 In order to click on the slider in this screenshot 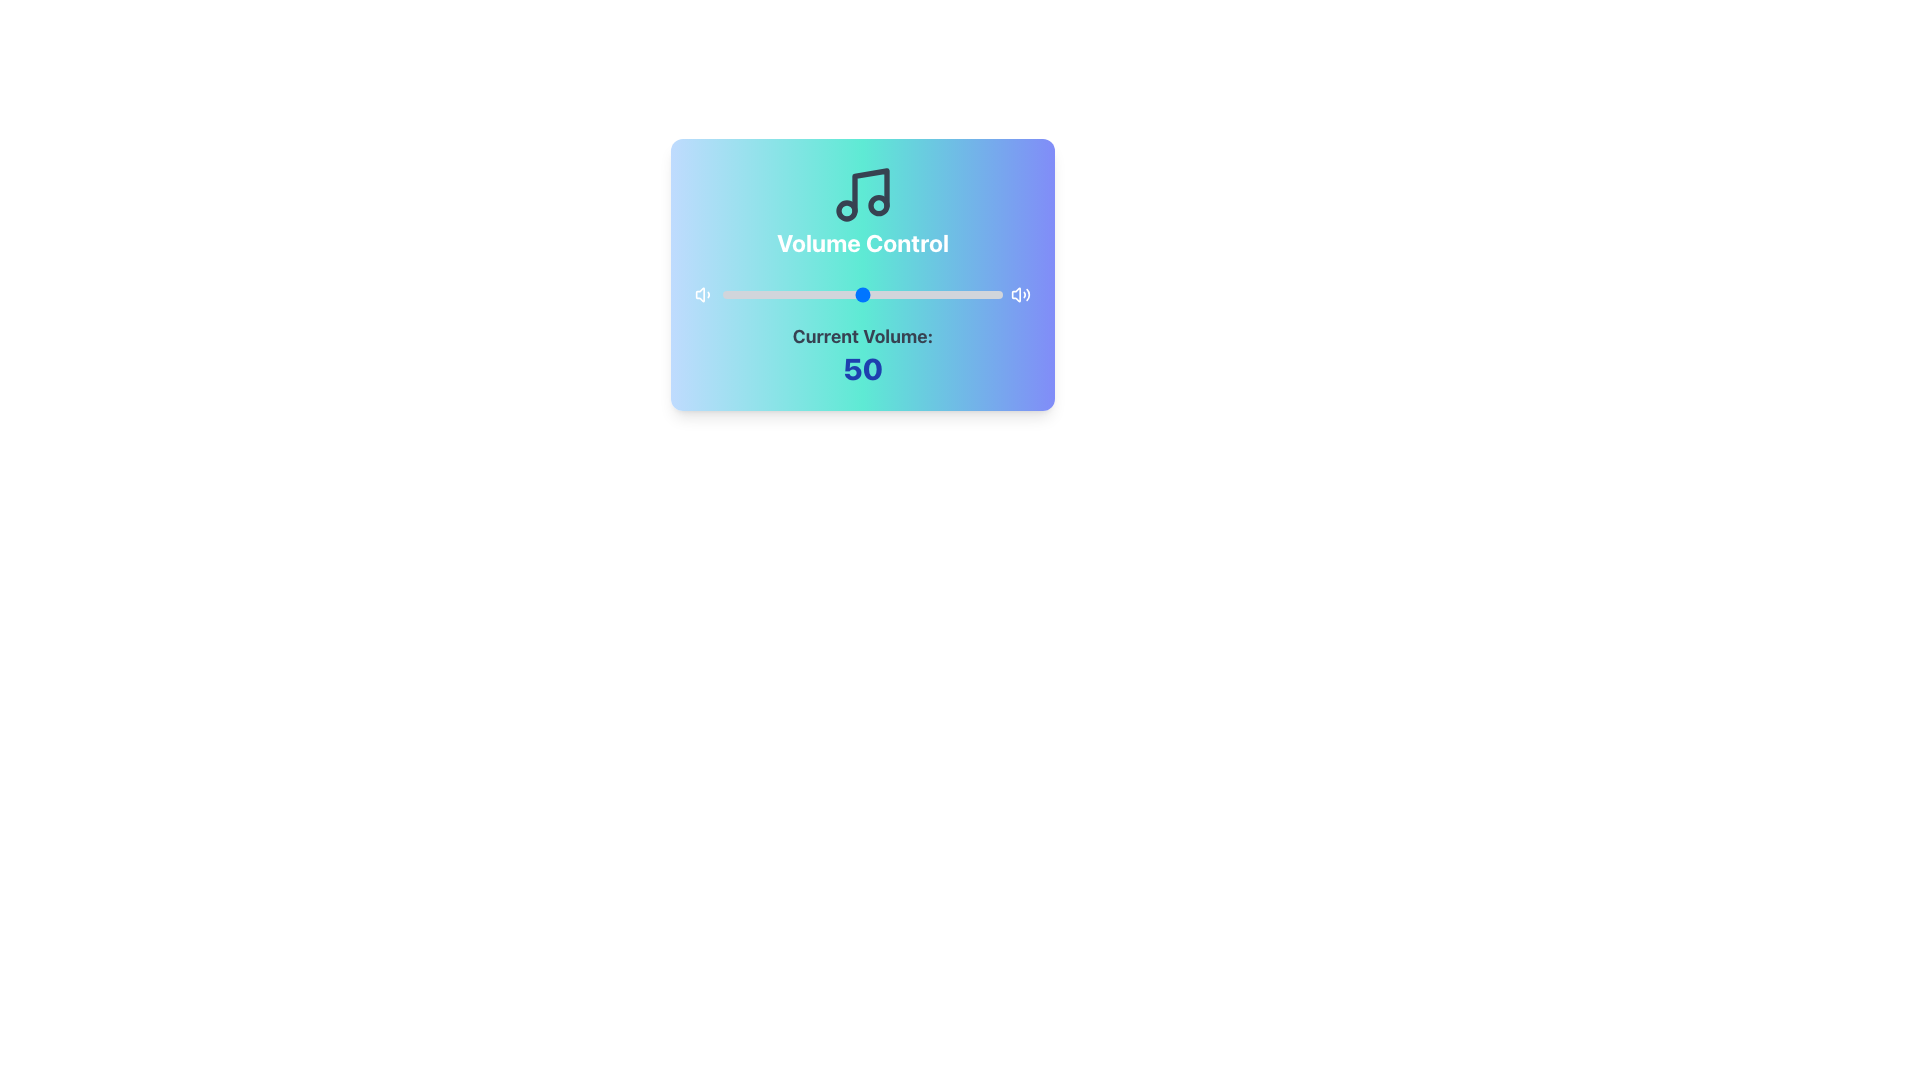, I will do `click(865, 294)`.